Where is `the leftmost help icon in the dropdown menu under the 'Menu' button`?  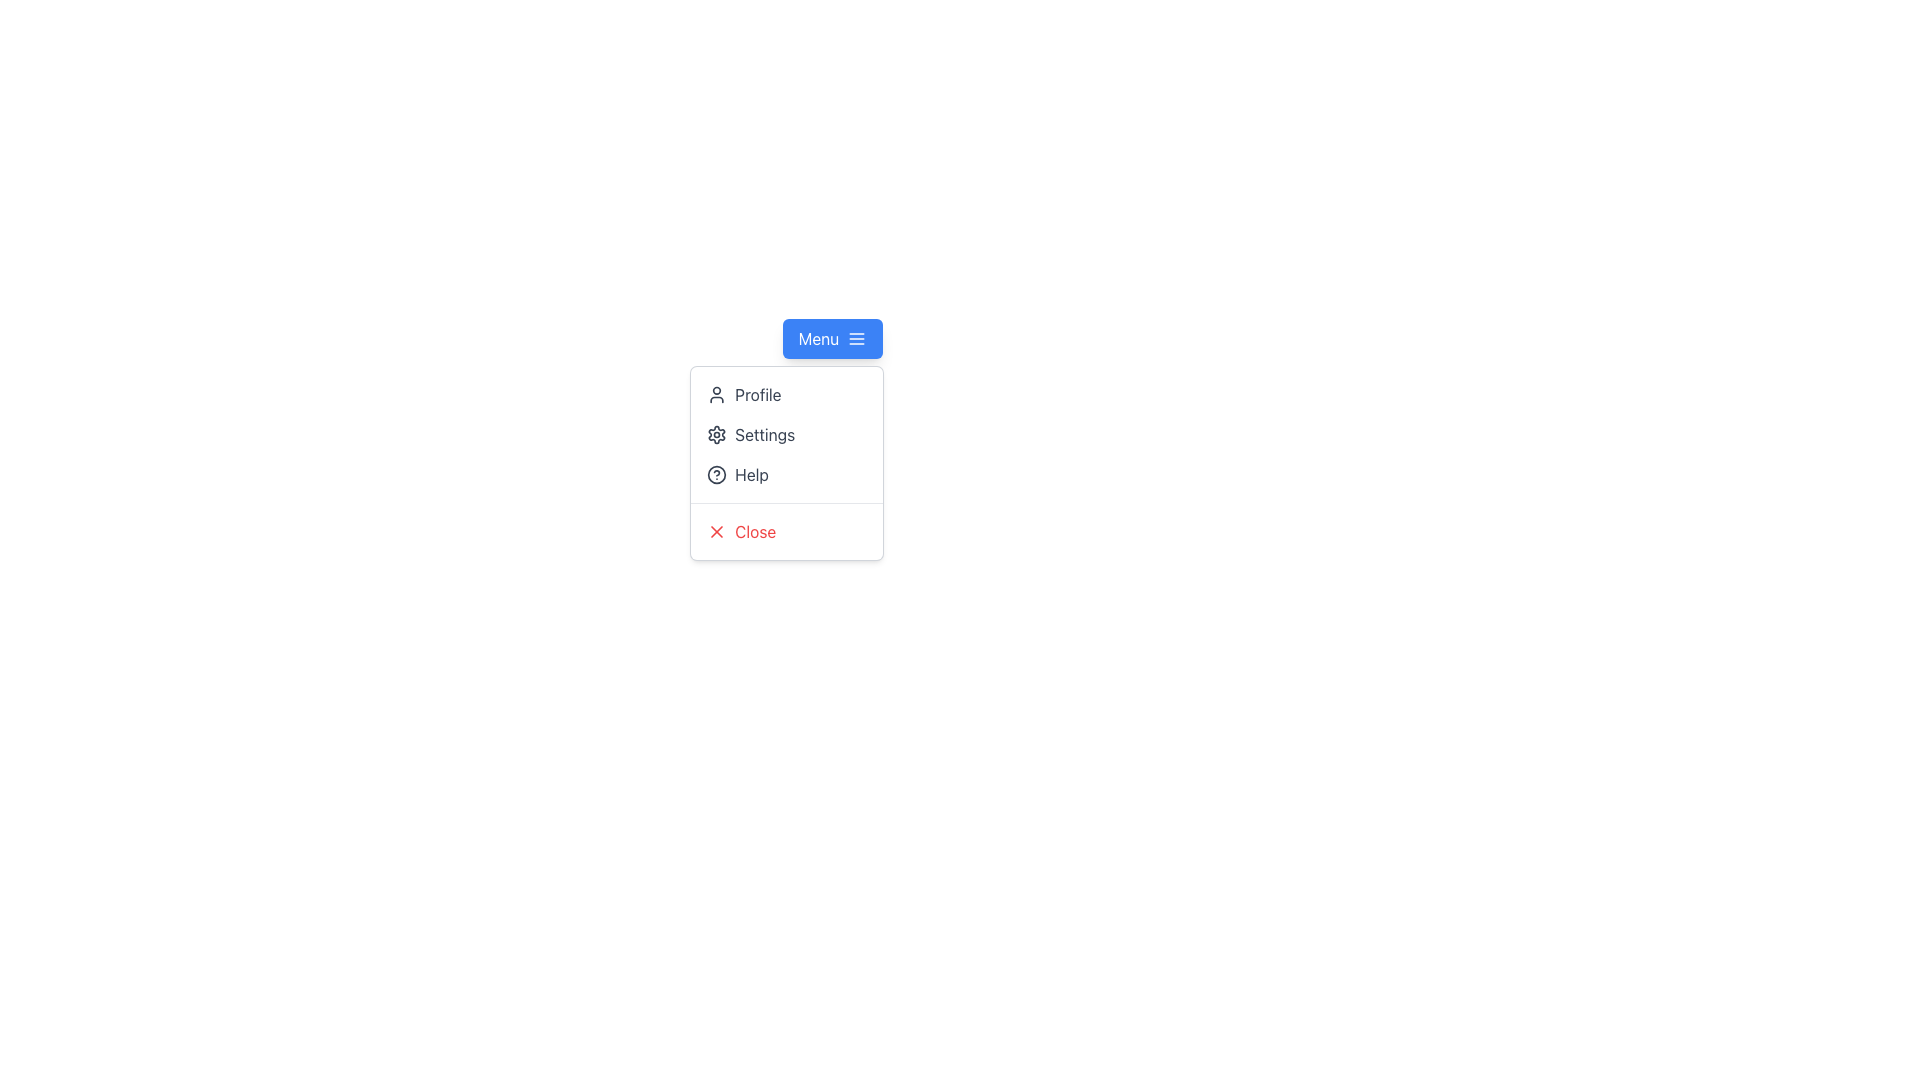 the leftmost help icon in the dropdown menu under the 'Menu' button is located at coordinates (716, 474).